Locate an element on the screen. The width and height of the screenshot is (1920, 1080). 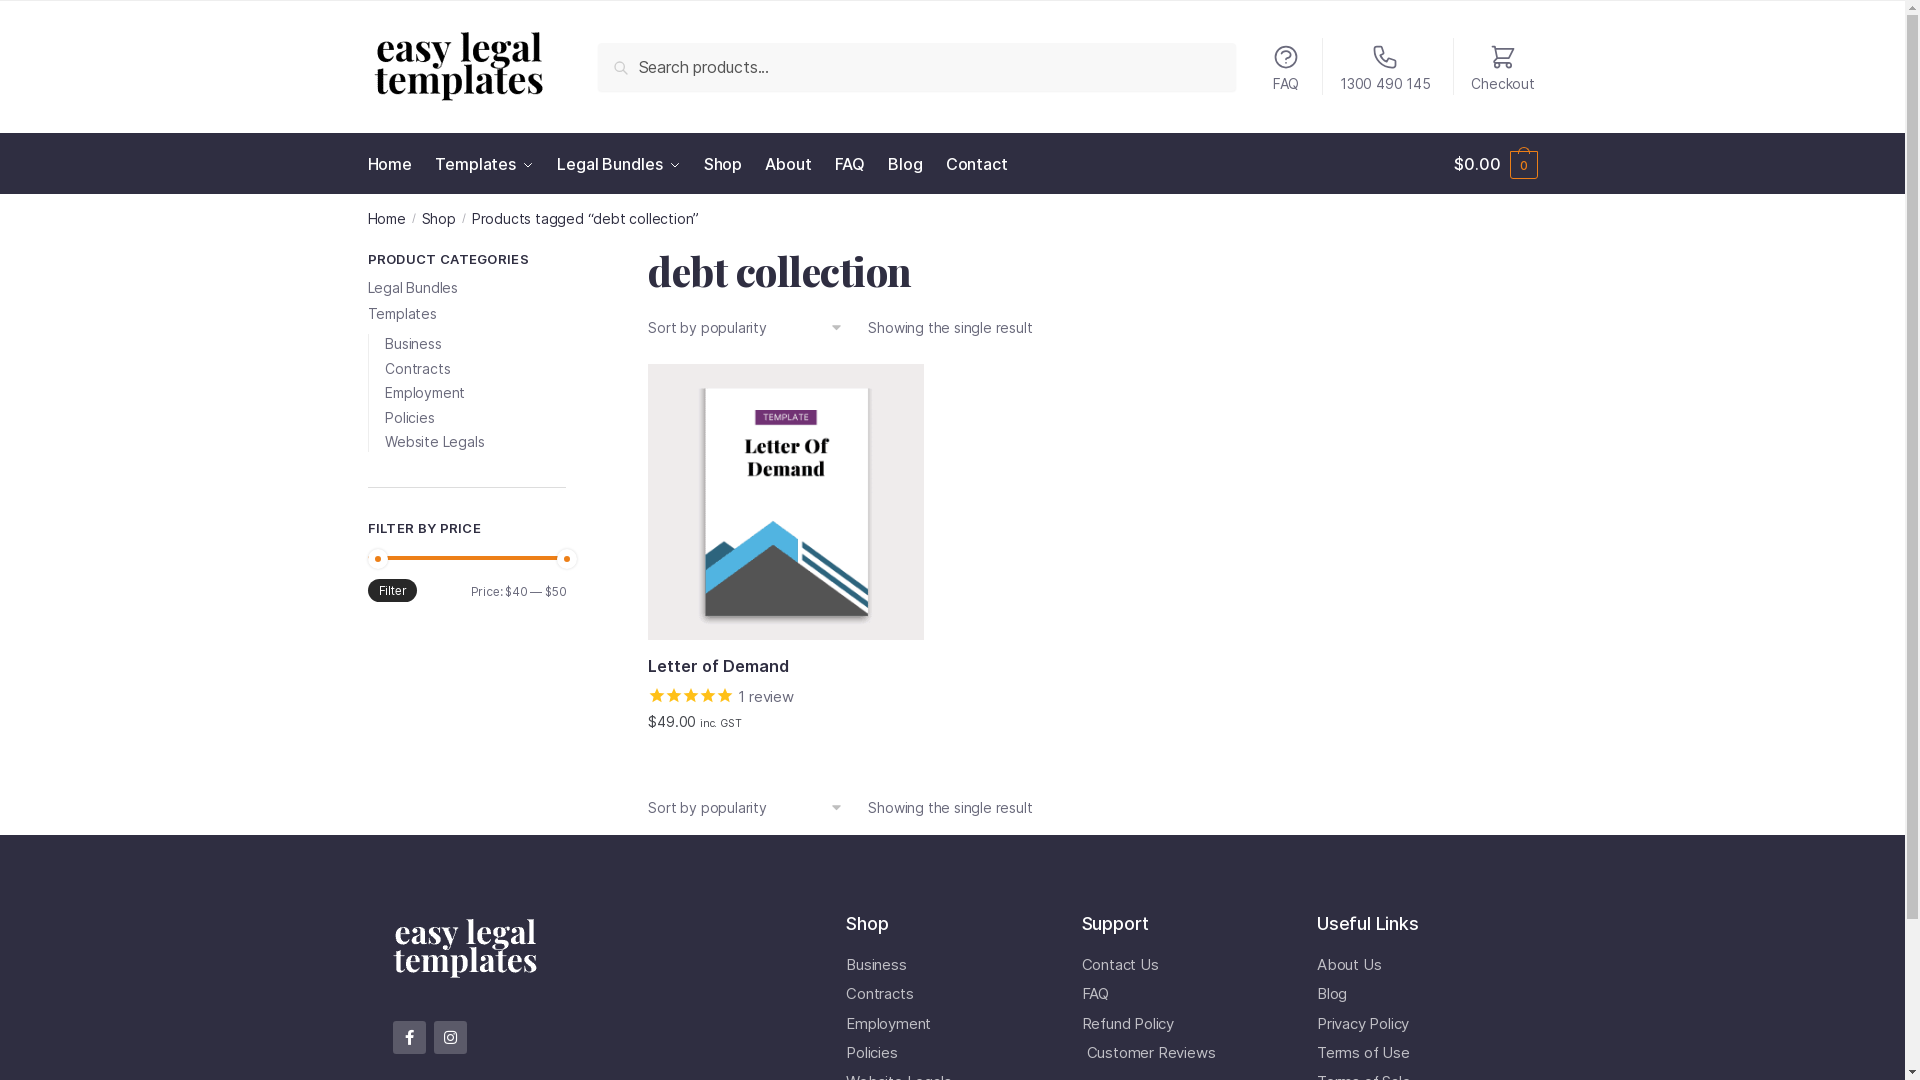
'Policies' is located at coordinates (384, 416).